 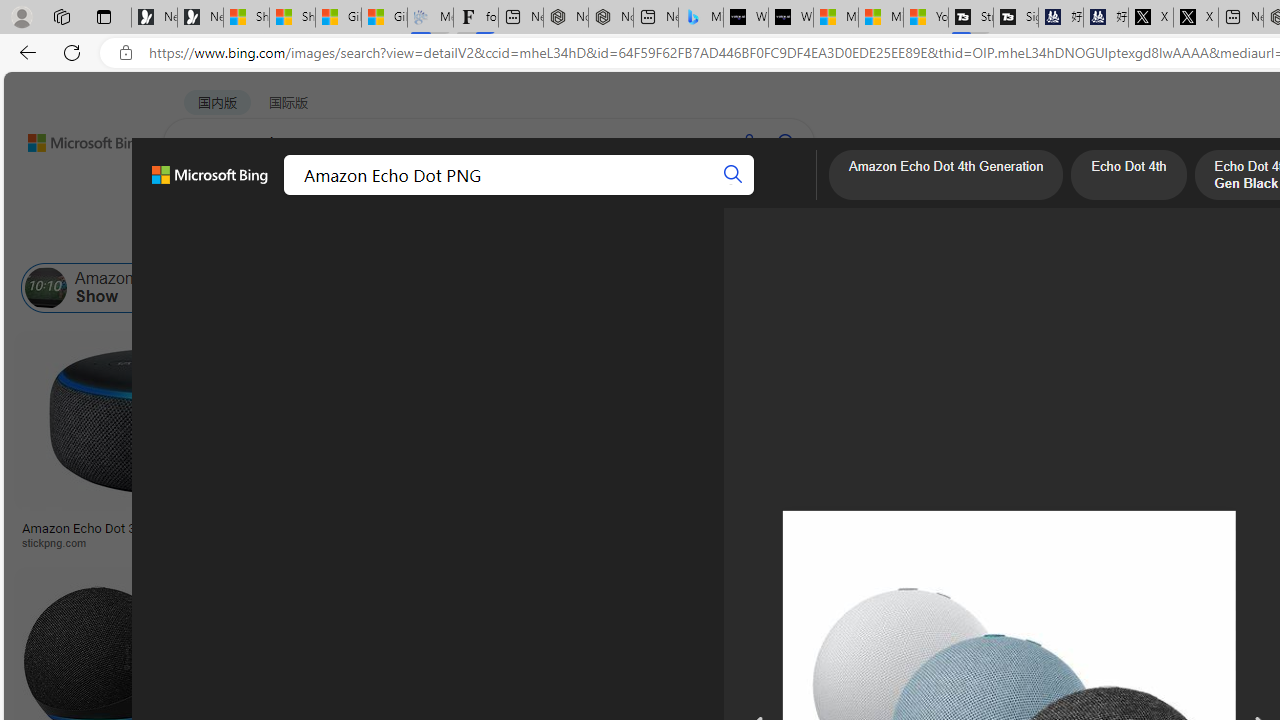 I want to click on 'ACADEMIC', so click(x=548, y=195).